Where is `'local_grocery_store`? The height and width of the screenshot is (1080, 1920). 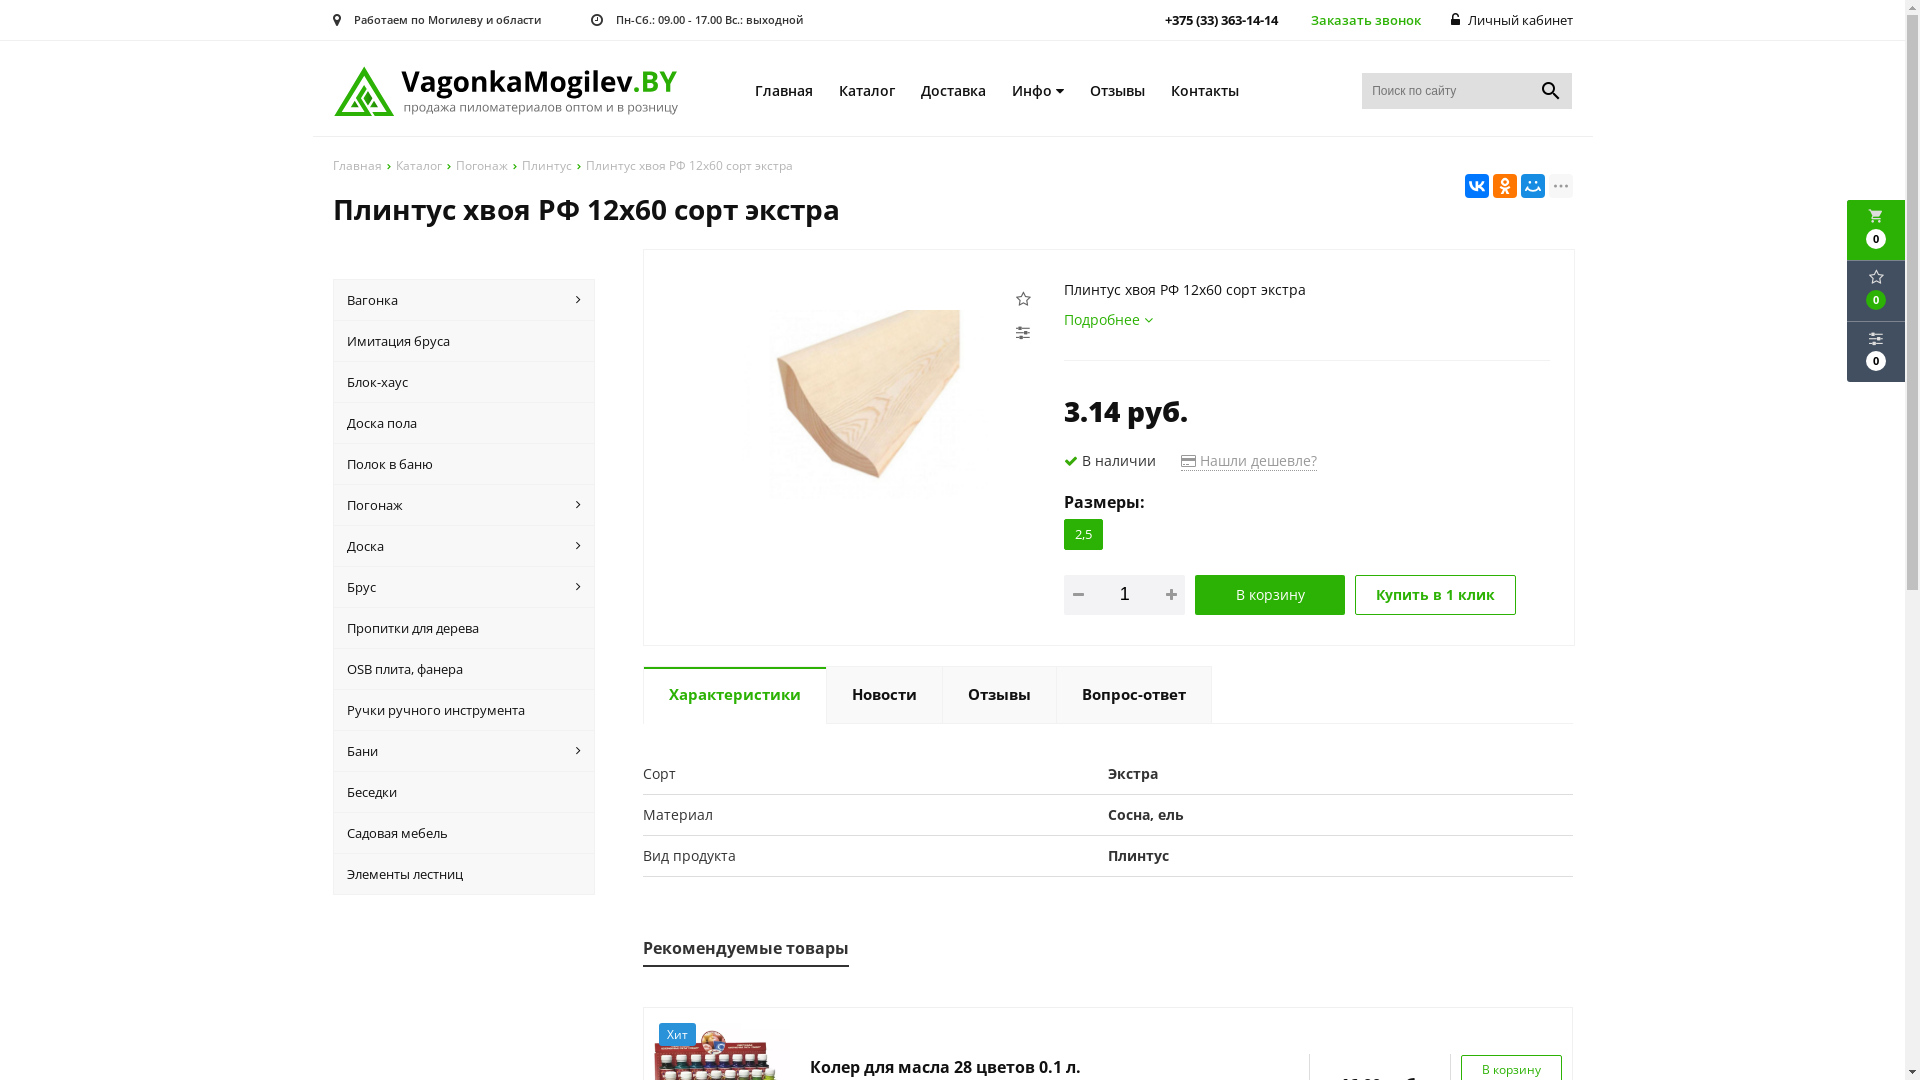
'local_grocery_store is located at coordinates (1875, 229).